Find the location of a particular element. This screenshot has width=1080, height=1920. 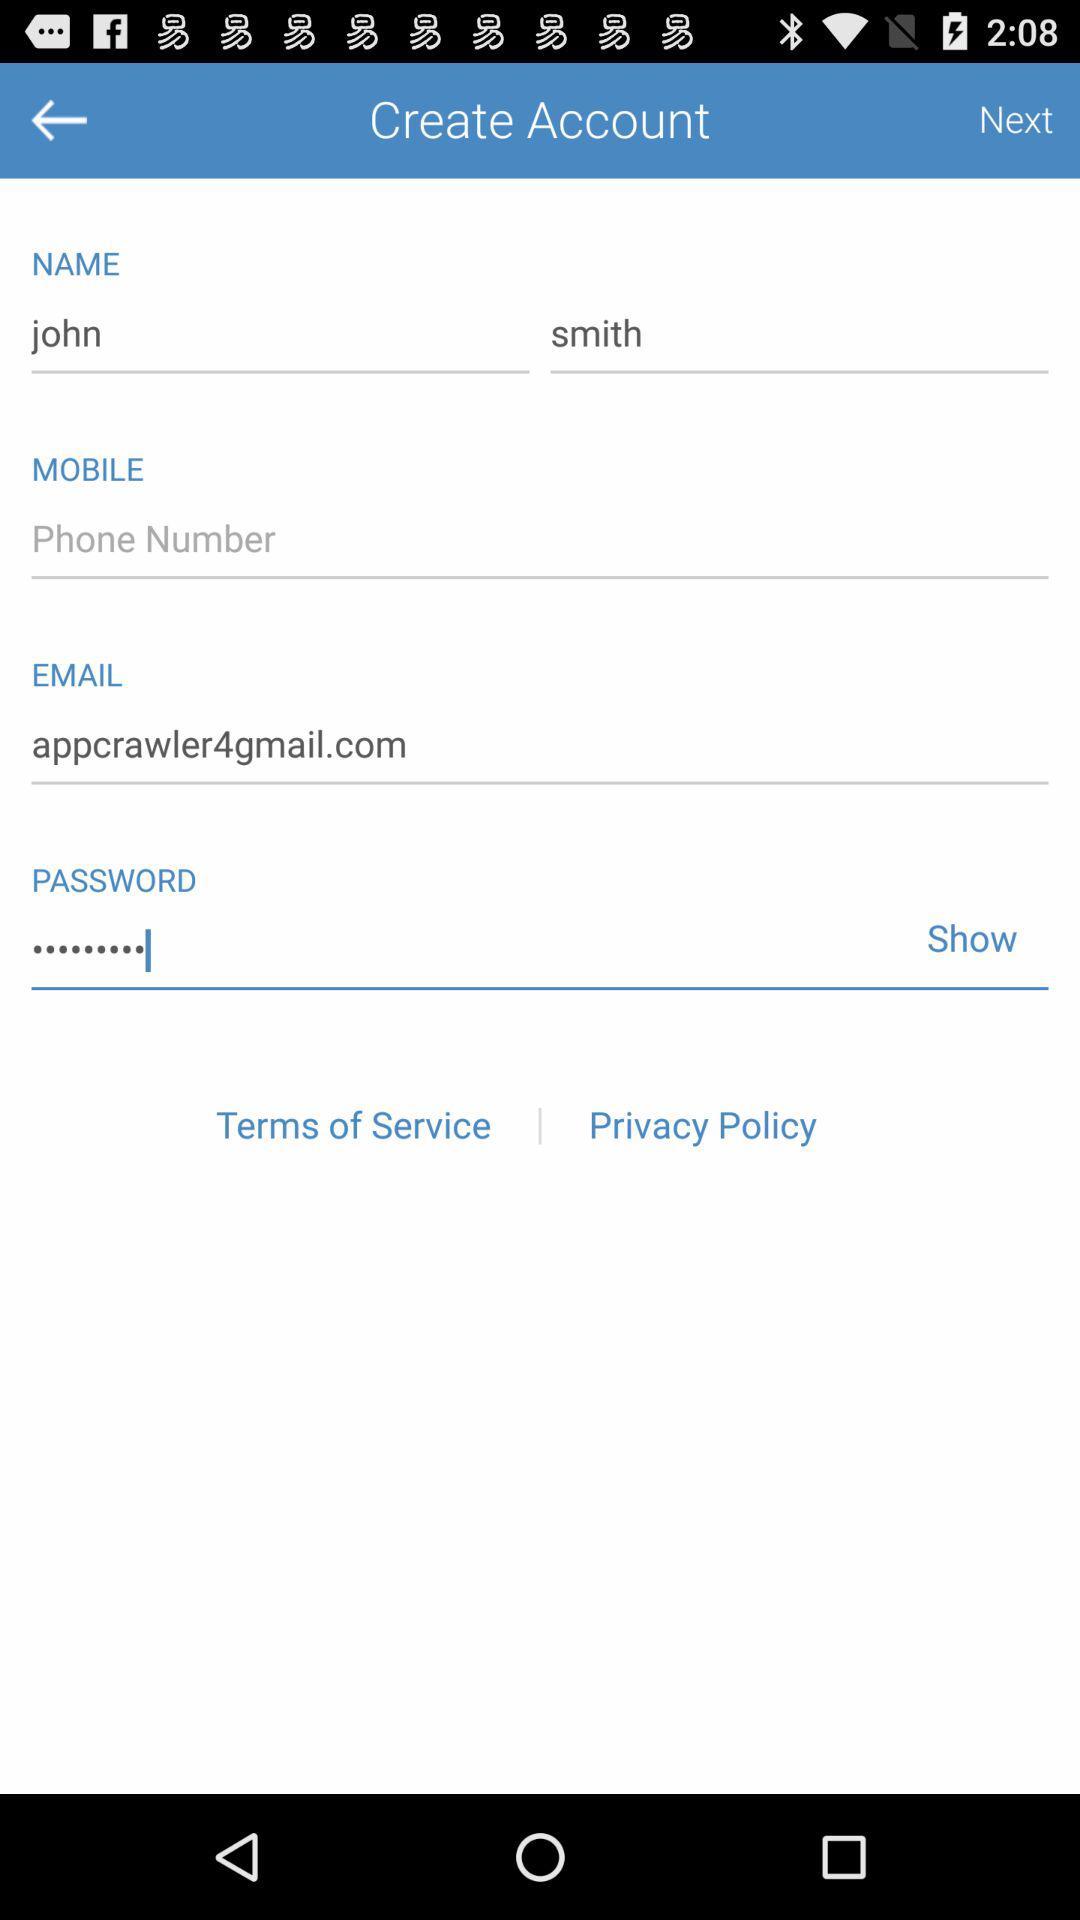

smith item is located at coordinates (798, 334).